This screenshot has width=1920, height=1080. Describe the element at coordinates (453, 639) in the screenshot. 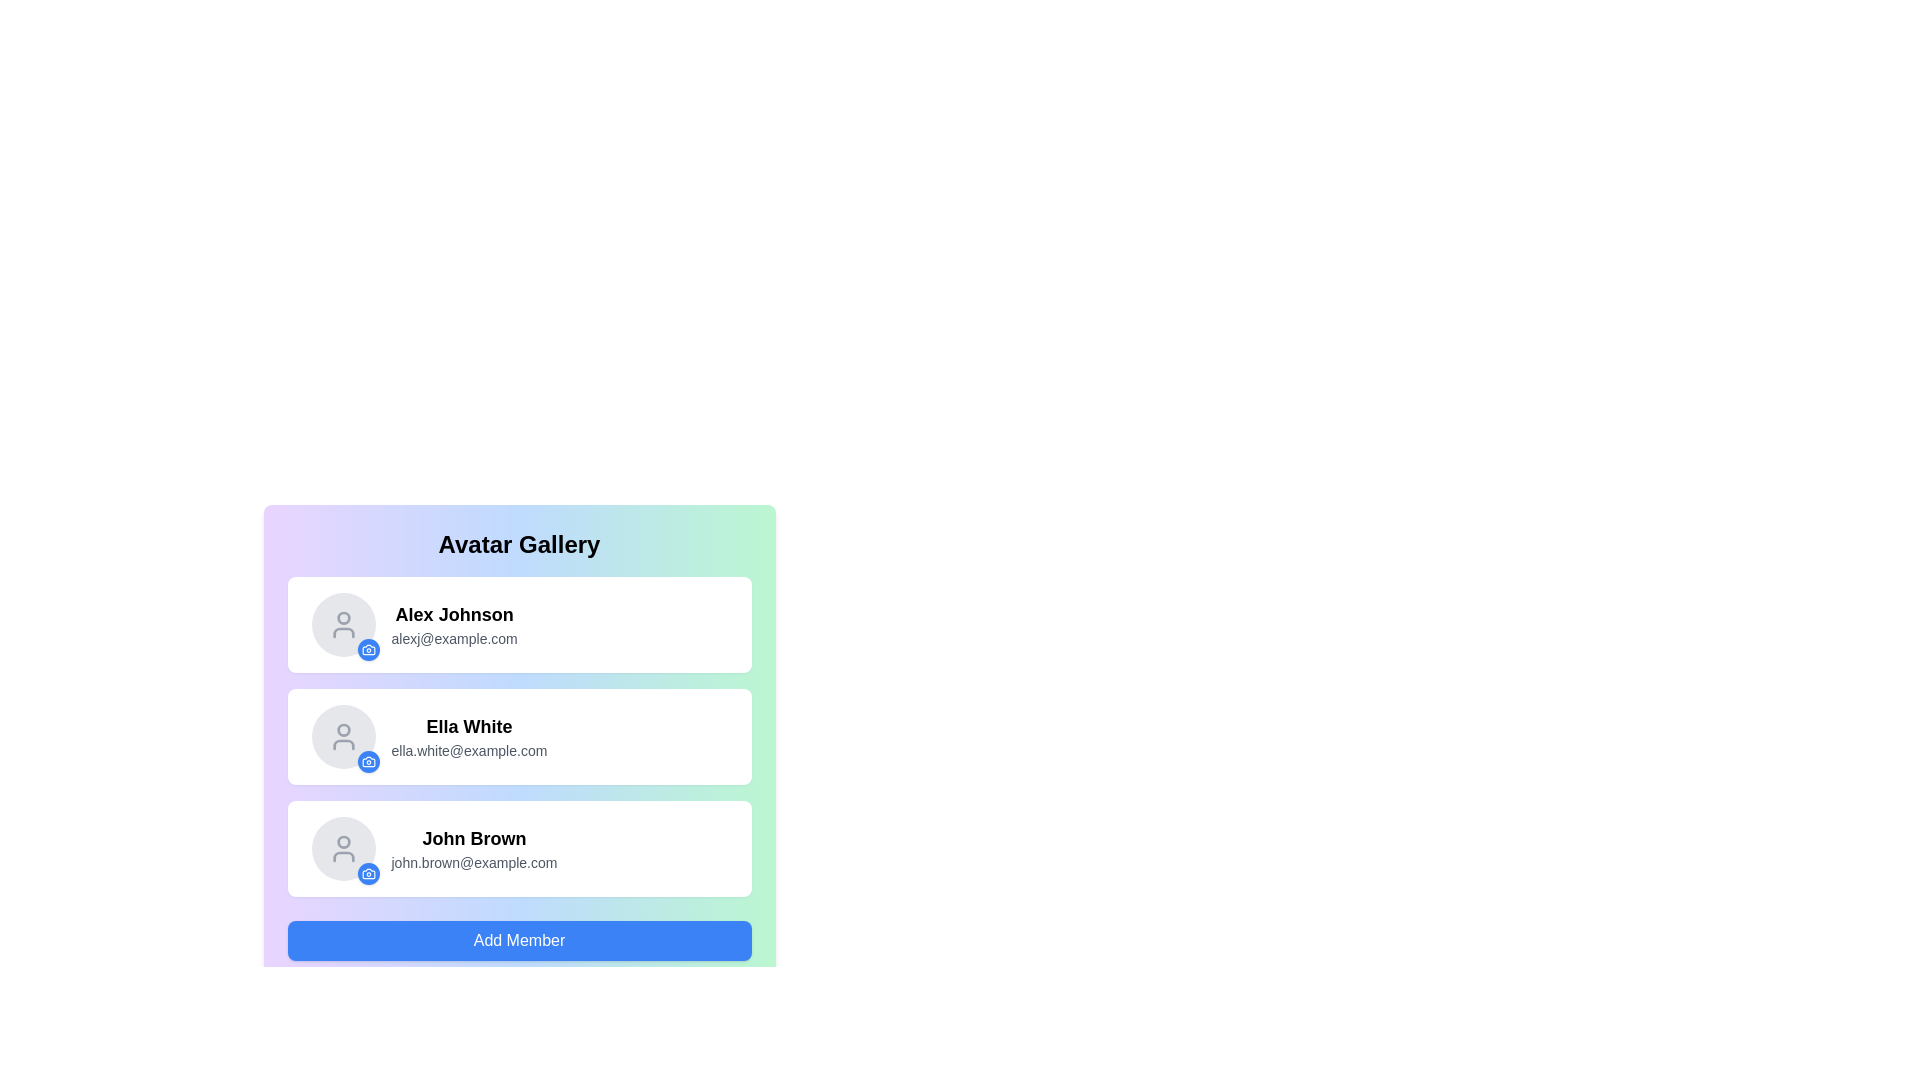

I see `the text label displaying the email address 'alexj@example.com' located below 'Alex Johnson' in the user information card` at that location.